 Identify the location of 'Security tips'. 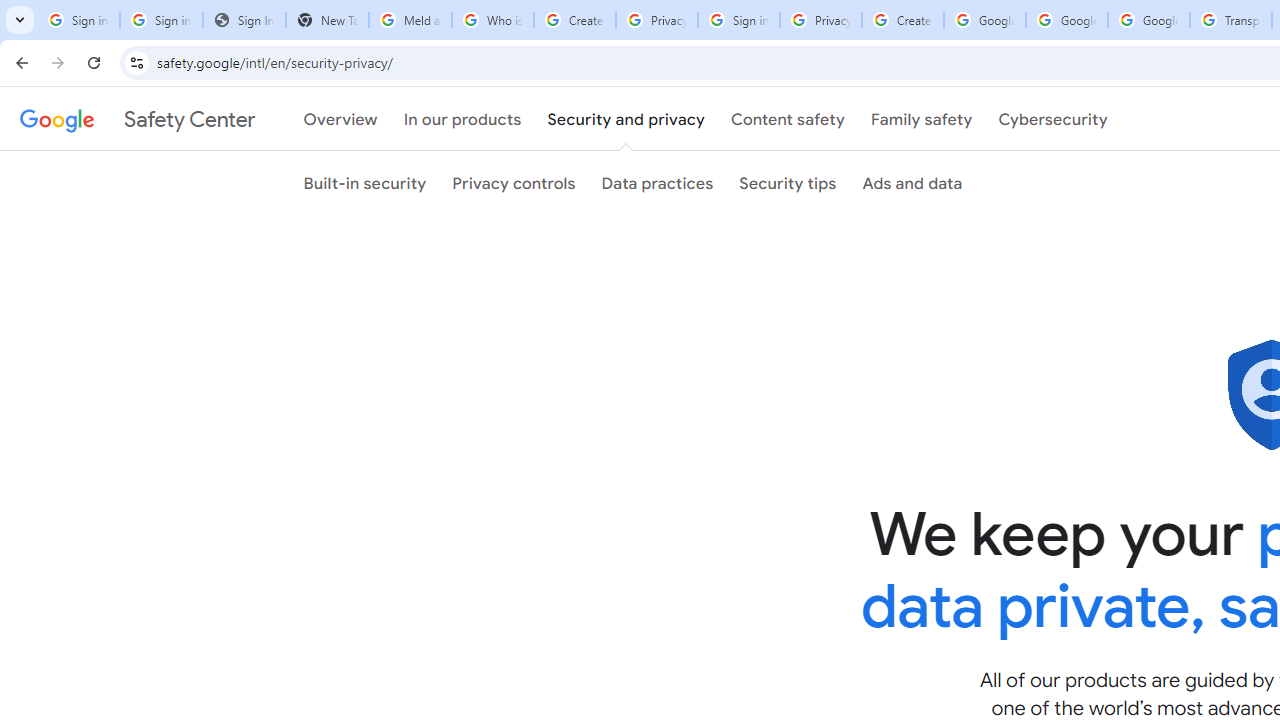
(786, 183).